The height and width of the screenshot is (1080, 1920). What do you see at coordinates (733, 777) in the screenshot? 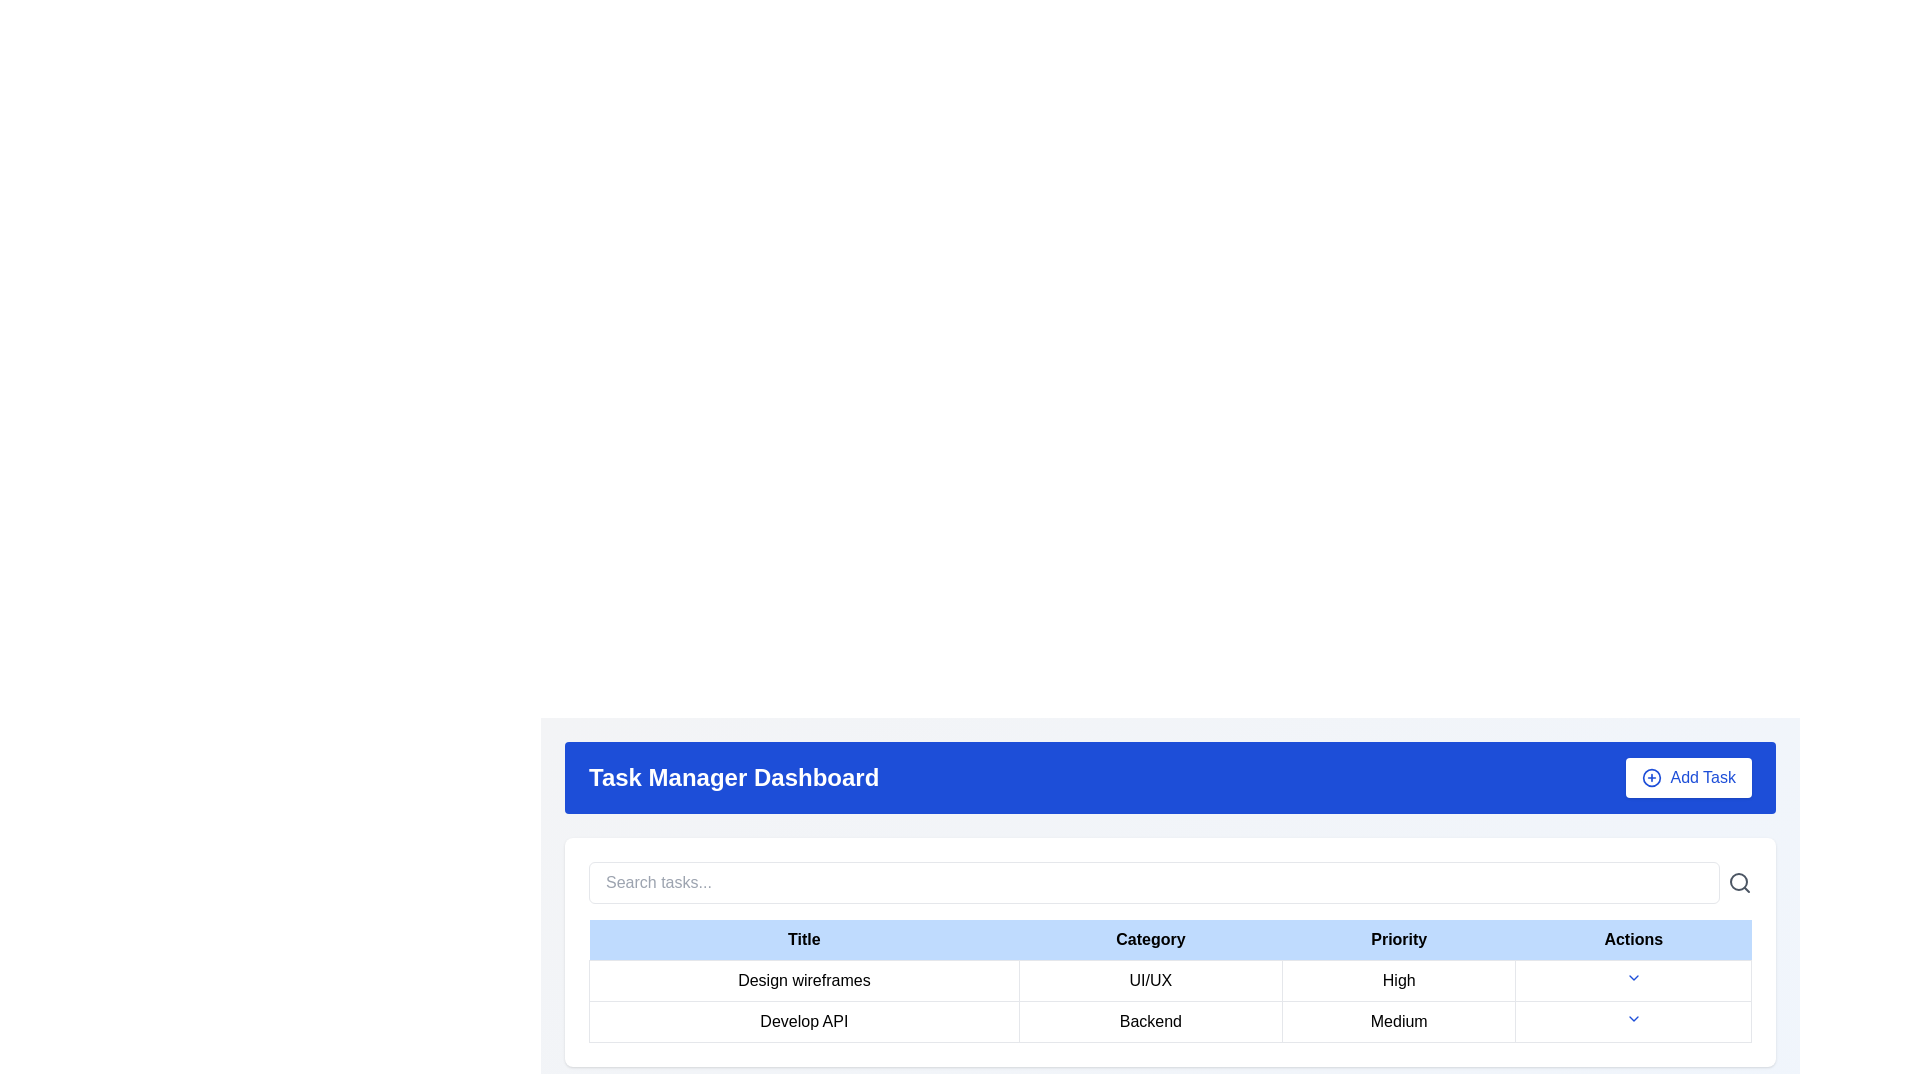
I see `text label displaying 'Task Manager Dashboard' which is styled in bold font and positioned at the left side of the header section` at bounding box center [733, 777].